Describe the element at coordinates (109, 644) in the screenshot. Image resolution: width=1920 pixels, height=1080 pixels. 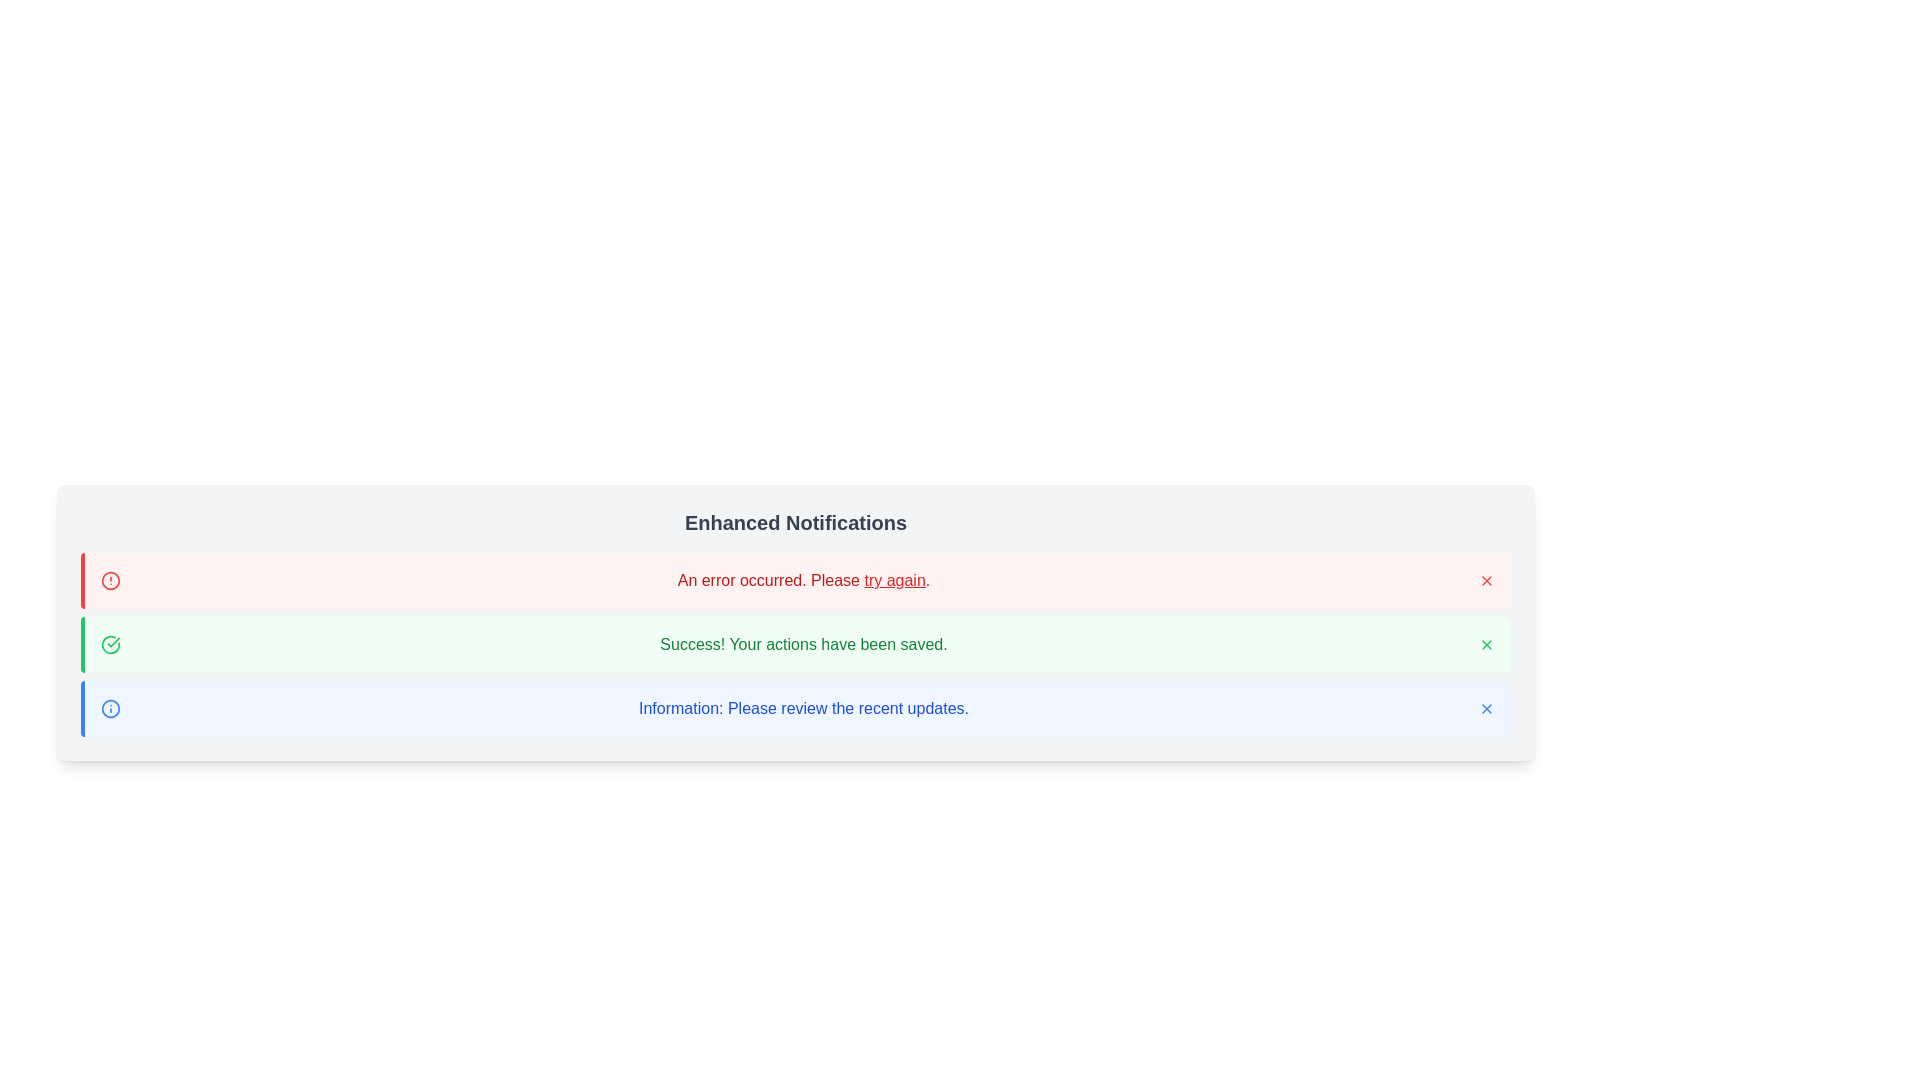
I see `the success icon located in the second notification block from the top, positioned to the left of the text 'Success! Your actions have been saved.'` at that location.